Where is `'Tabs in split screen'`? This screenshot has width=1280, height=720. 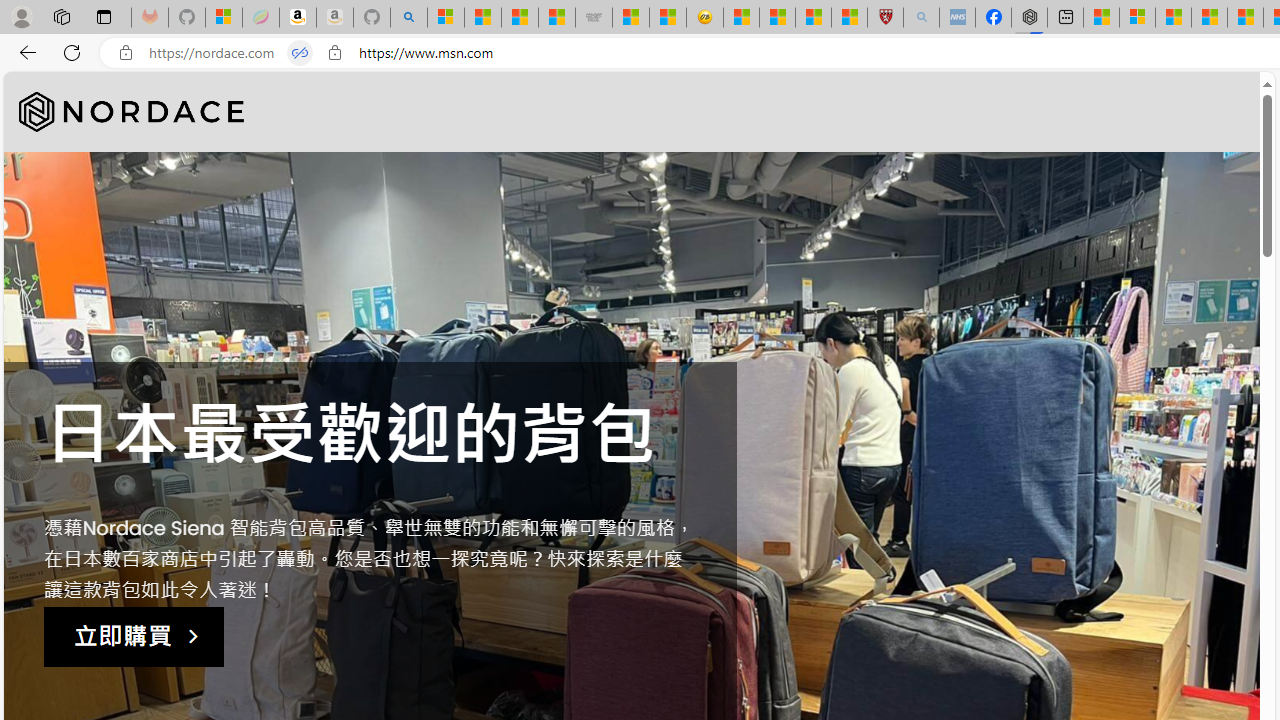
'Tabs in split screen' is located at coordinates (299, 52).